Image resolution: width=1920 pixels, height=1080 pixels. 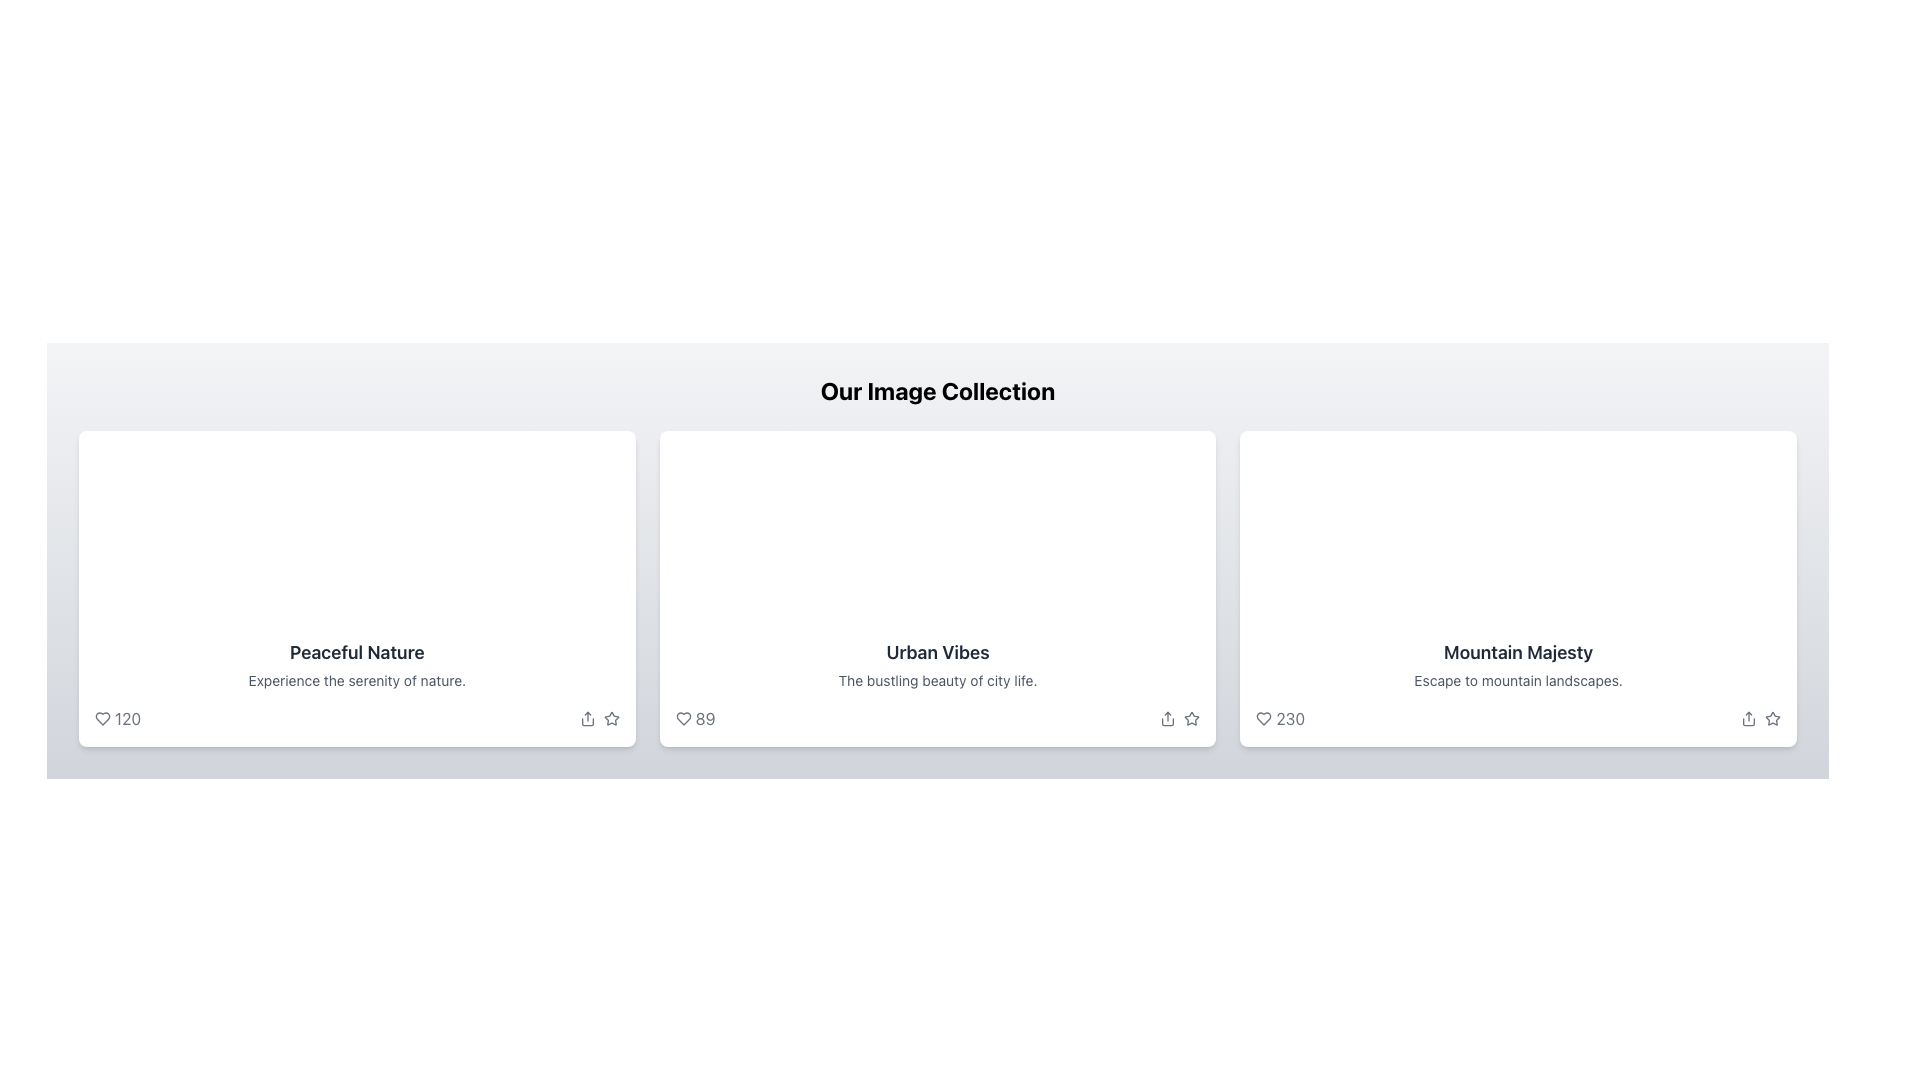 I want to click on text content of the descriptive title located in the second column beneath the image section, providing a brief, engaging description for the viewer, so click(x=936, y=684).